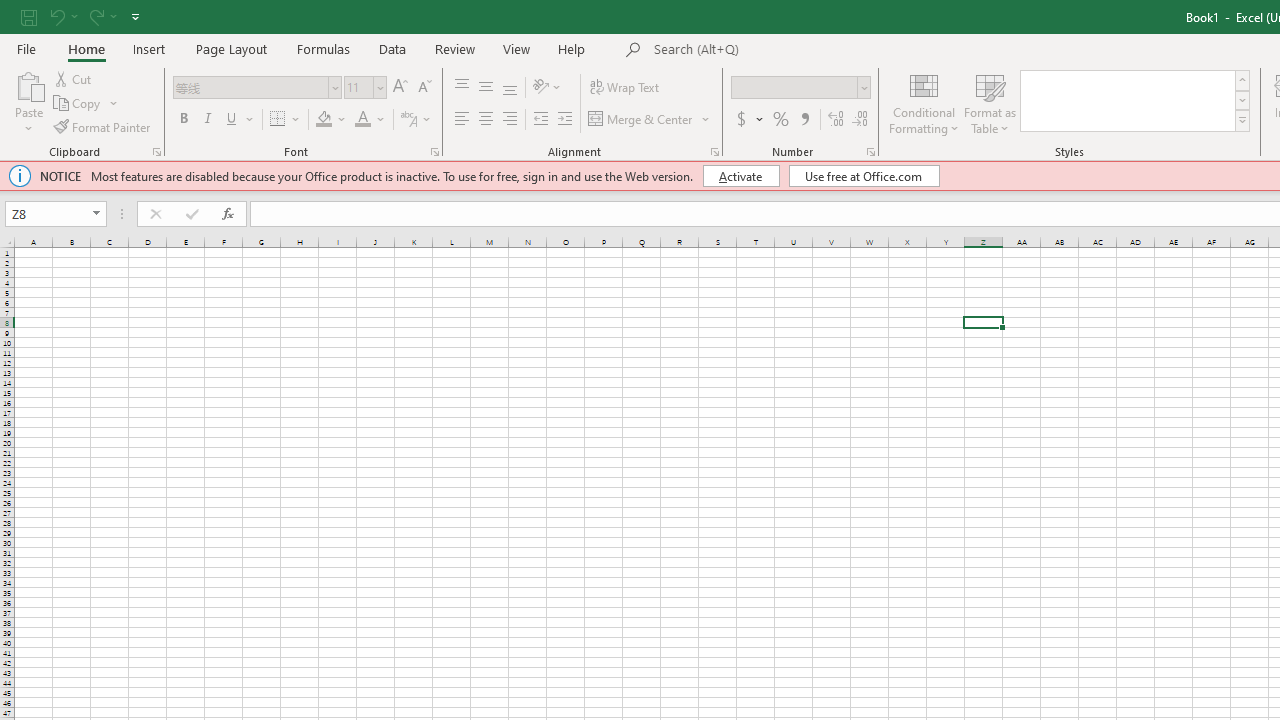 This screenshot has height=720, width=1280. What do you see at coordinates (871, 150) in the screenshot?
I see `'Format Cell Number'` at bounding box center [871, 150].